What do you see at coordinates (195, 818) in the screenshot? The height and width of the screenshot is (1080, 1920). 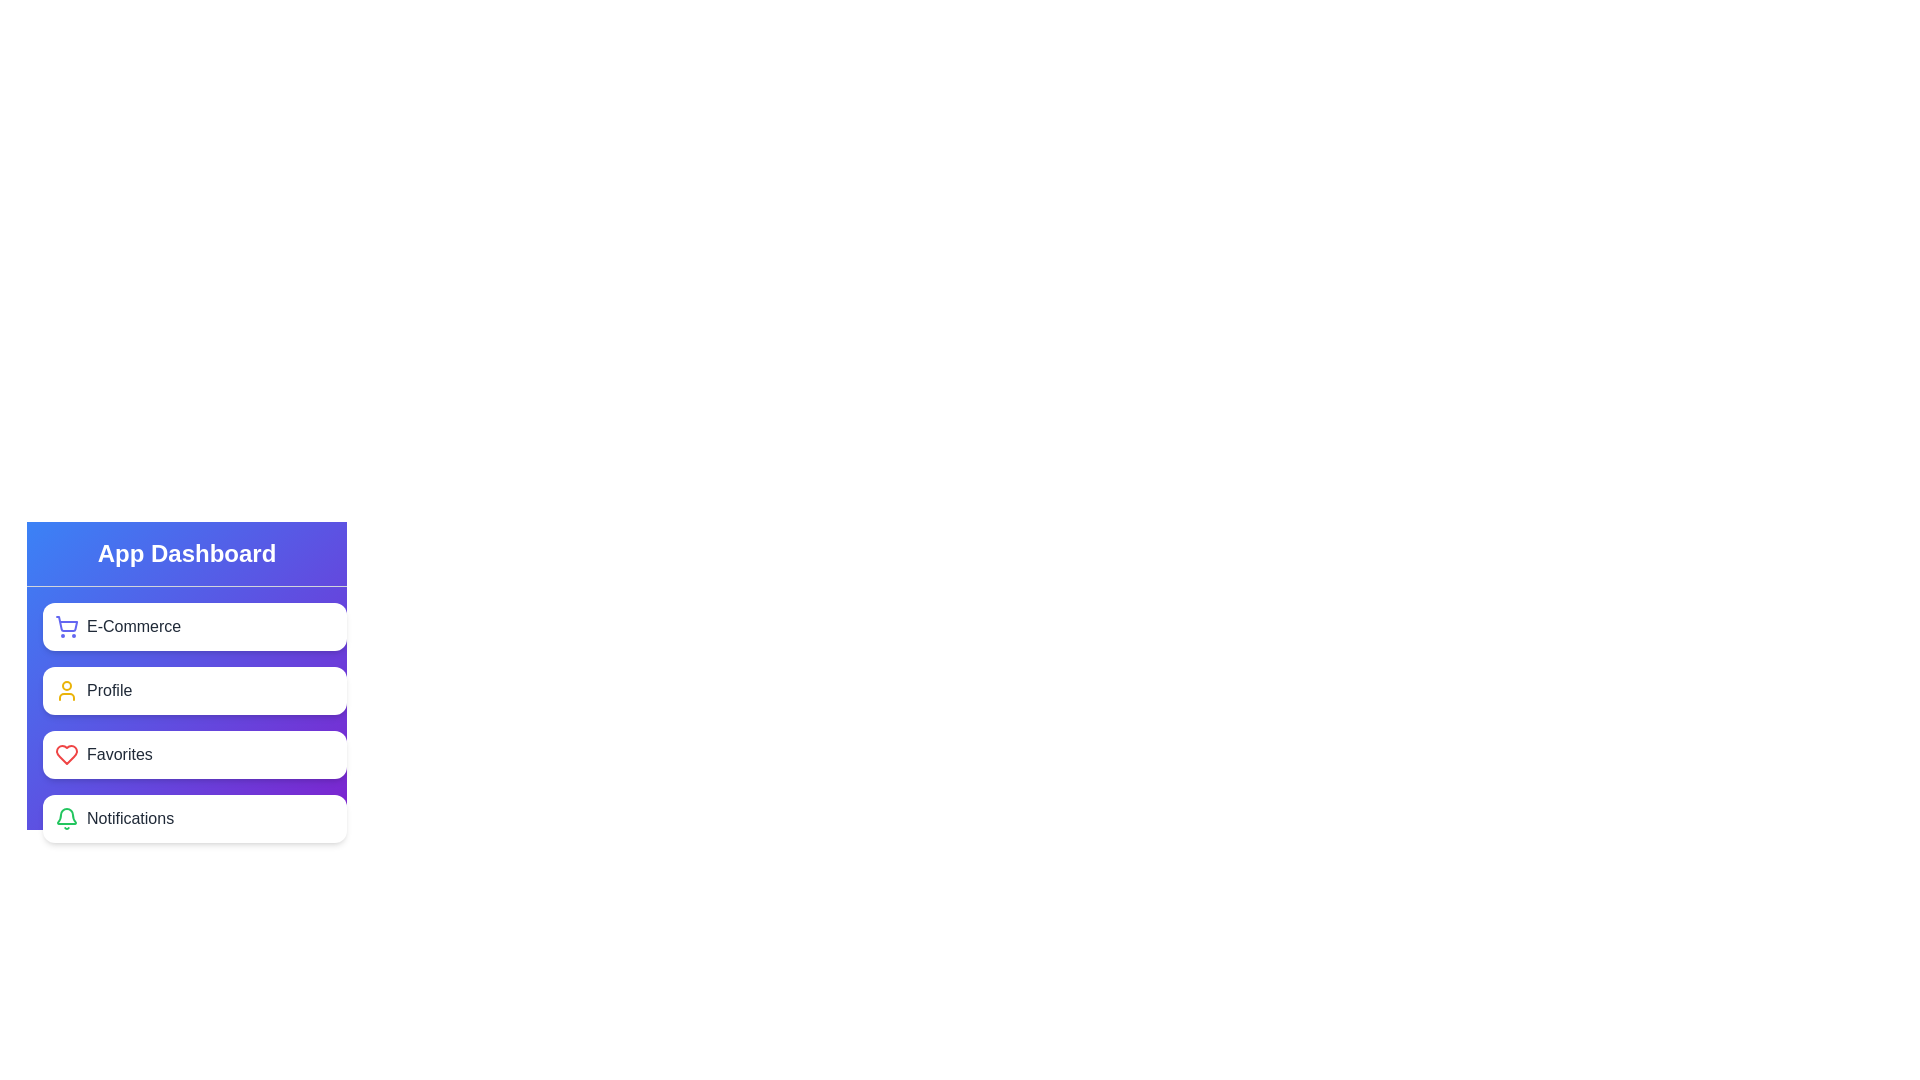 I see `the navigation item Notifications from the sidebar` at bounding box center [195, 818].